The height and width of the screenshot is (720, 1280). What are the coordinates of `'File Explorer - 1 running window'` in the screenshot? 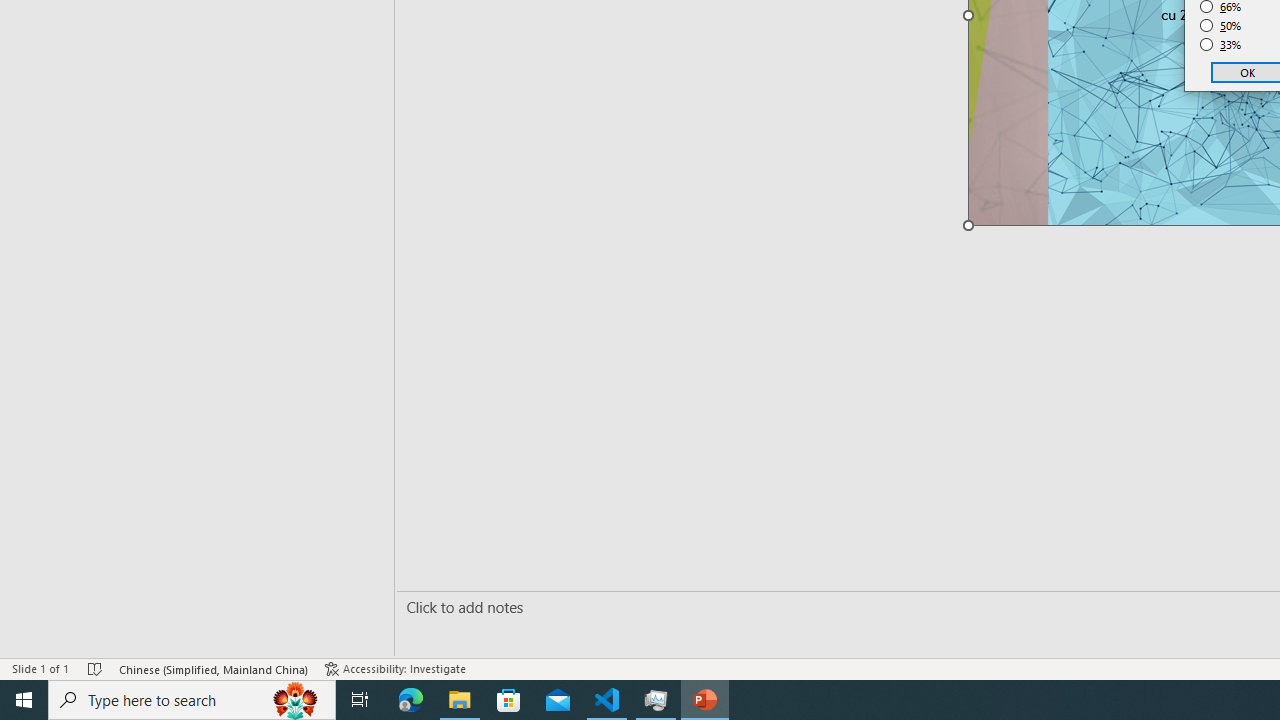 It's located at (459, 698).